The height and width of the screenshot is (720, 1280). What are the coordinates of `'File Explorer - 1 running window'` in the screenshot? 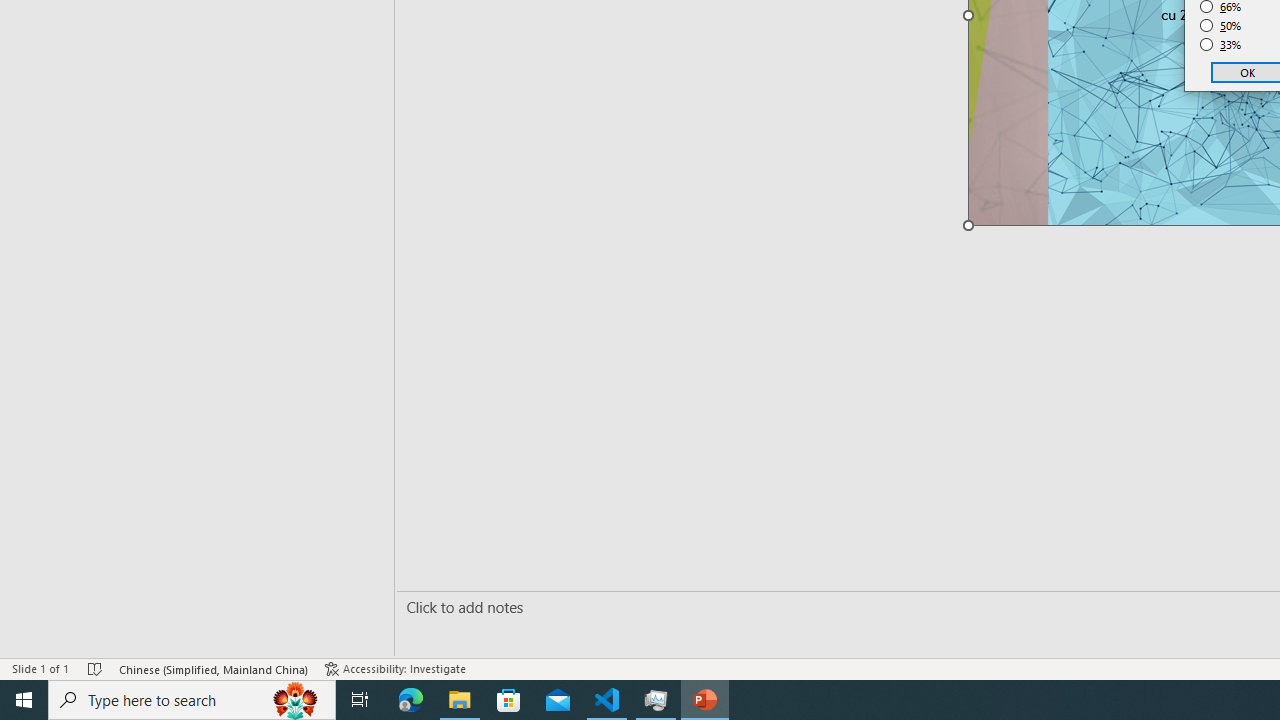 It's located at (459, 698).